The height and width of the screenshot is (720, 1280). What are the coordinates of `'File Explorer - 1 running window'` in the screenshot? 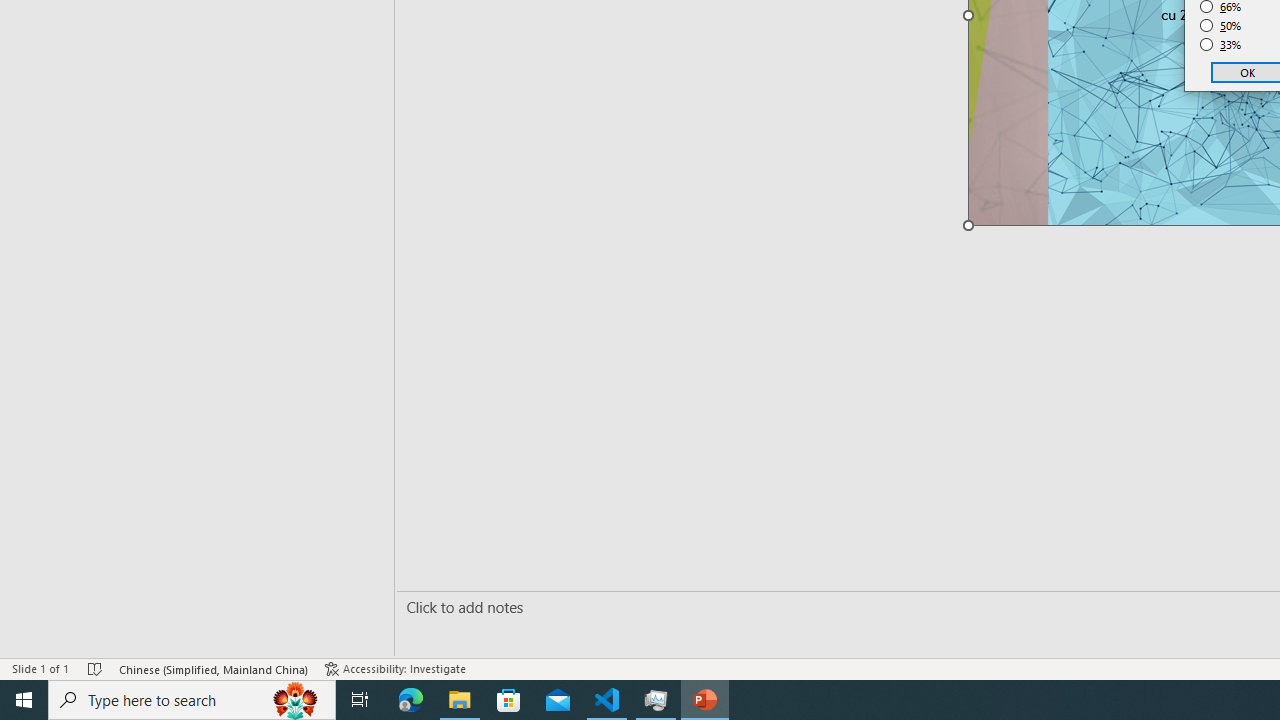 It's located at (459, 698).